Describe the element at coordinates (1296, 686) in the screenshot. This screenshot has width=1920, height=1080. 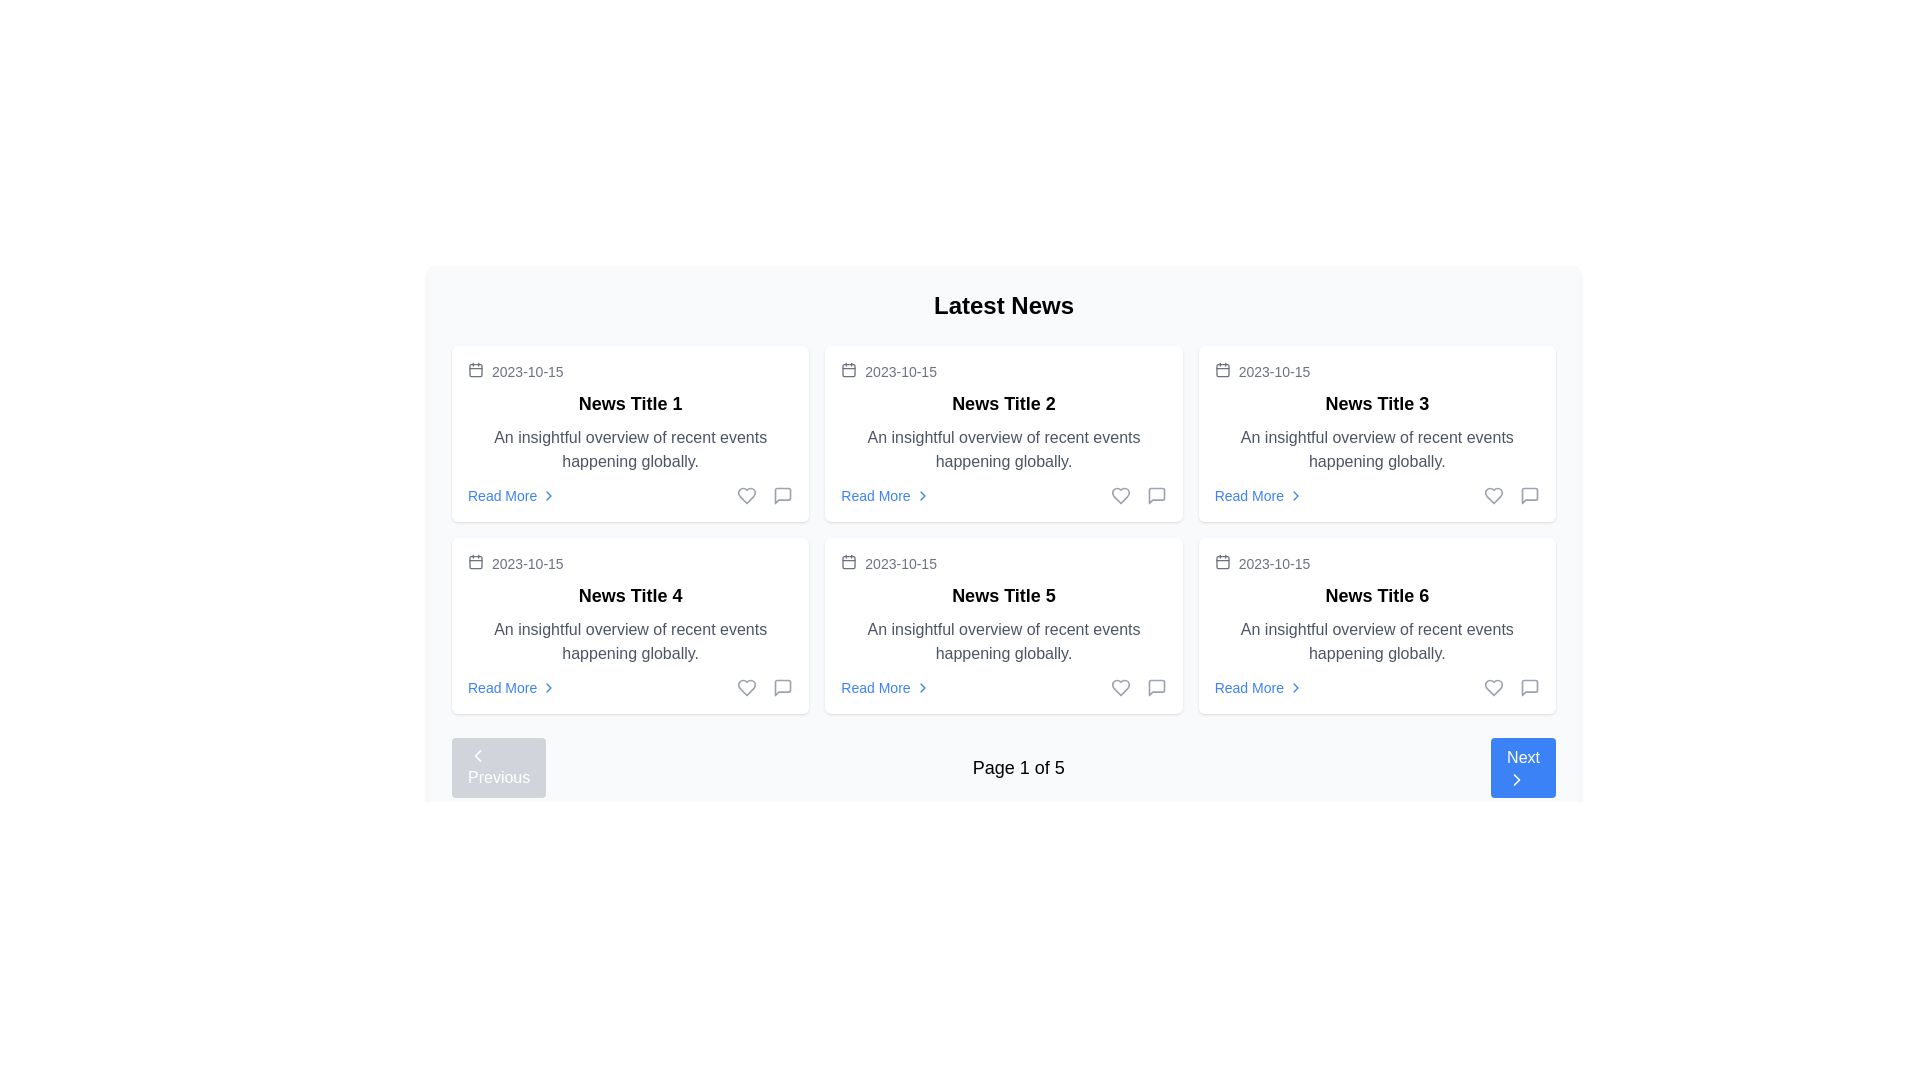
I see `the icon associated with the 'Read More' button for 'News Title 6', located in the bottom-right corner of the card` at that location.